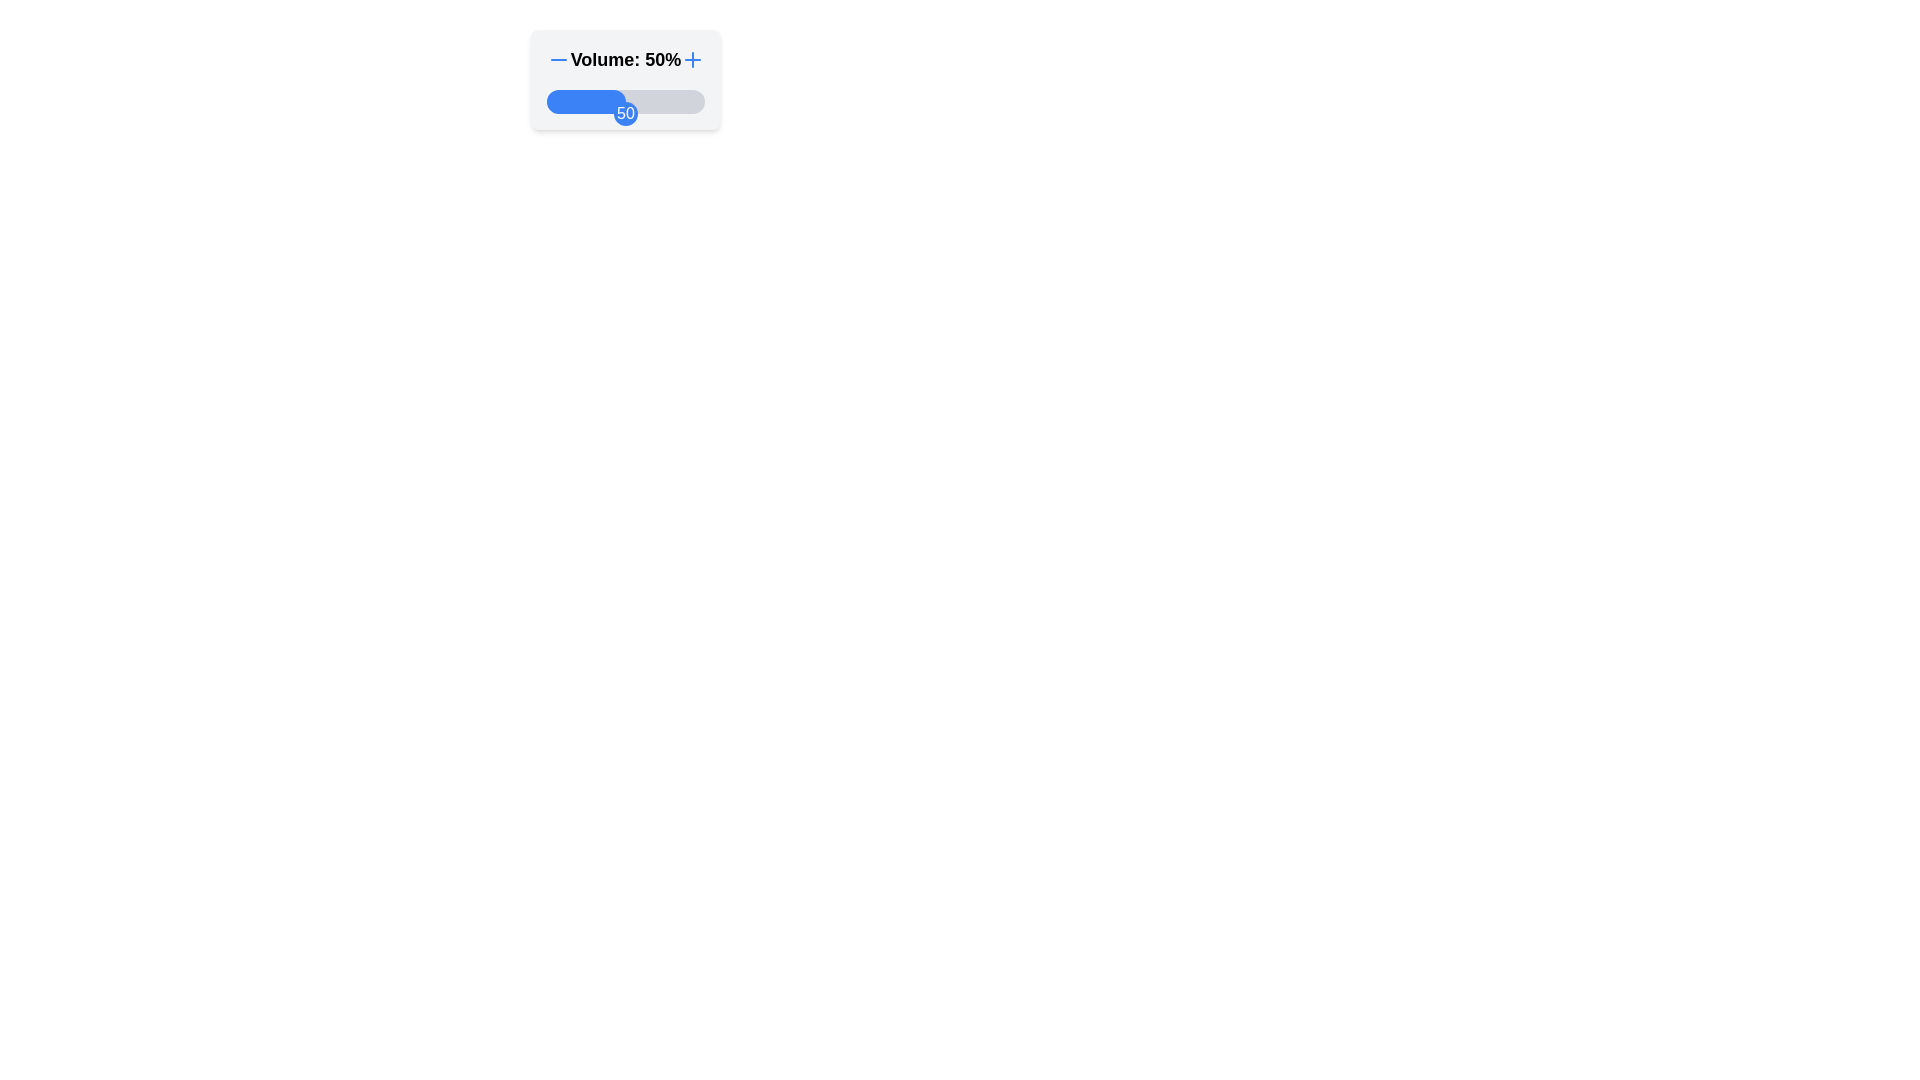 This screenshot has height=1080, width=1920. What do you see at coordinates (574, 101) in the screenshot?
I see `the slider` at bounding box center [574, 101].